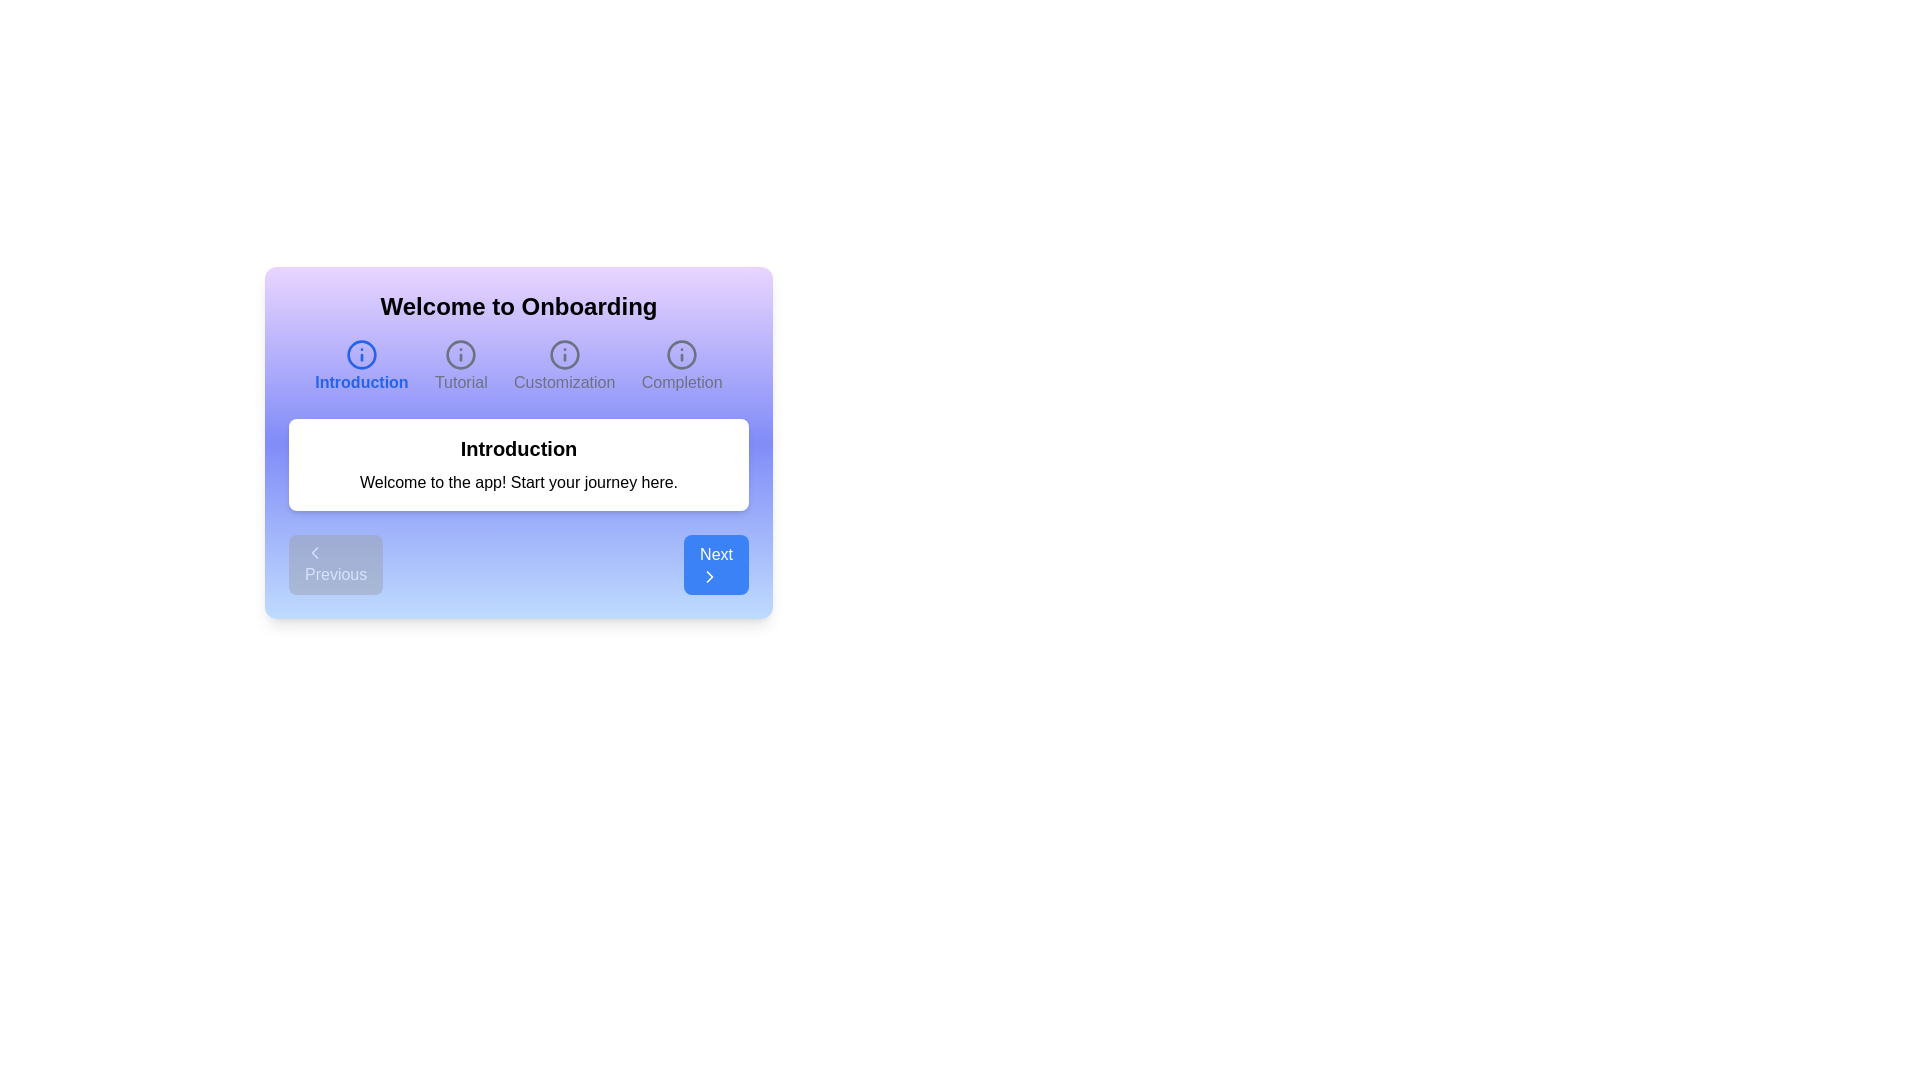 Image resolution: width=1920 pixels, height=1080 pixels. I want to click on the Informational panel titled 'Introduction' which contains the welcome message 'Welcome to the app! Start your journey here.', so click(518, 465).